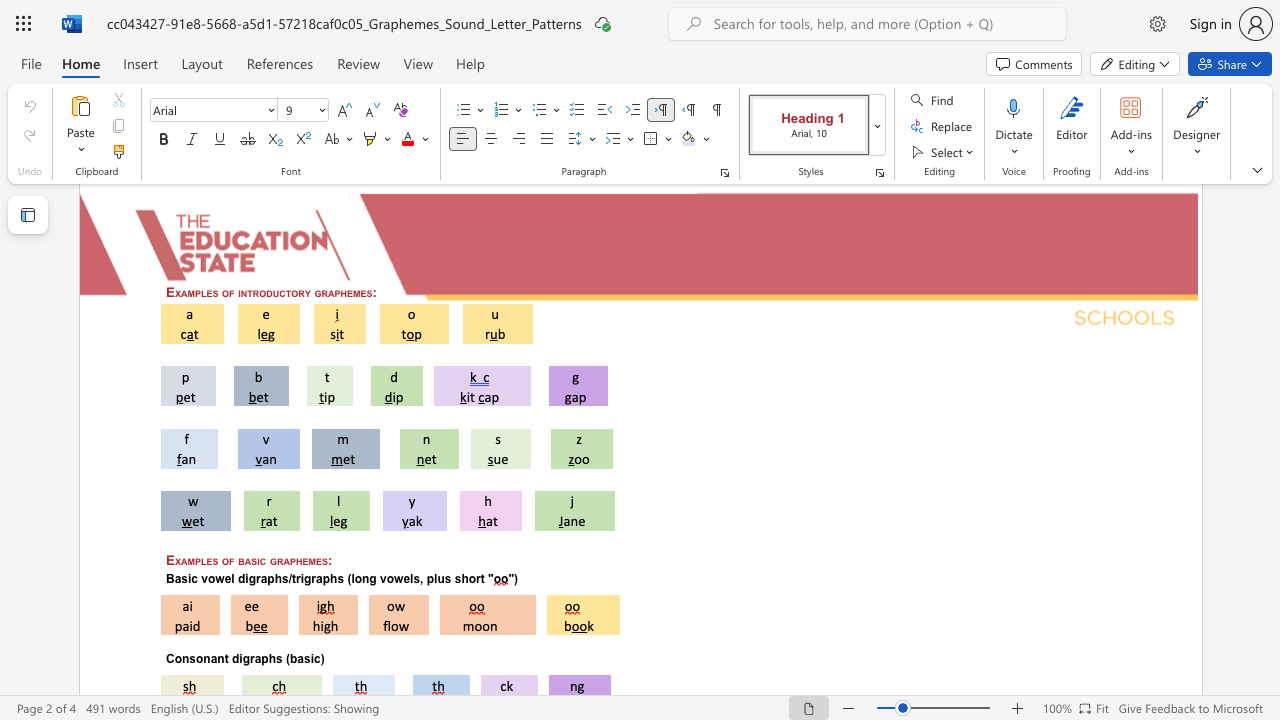  What do you see at coordinates (303, 579) in the screenshot?
I see `the subset text "graphs" within the text "Basic vowel digraphs/trigraphs (long vowels, plus short"` at bounding box center [303, 579].